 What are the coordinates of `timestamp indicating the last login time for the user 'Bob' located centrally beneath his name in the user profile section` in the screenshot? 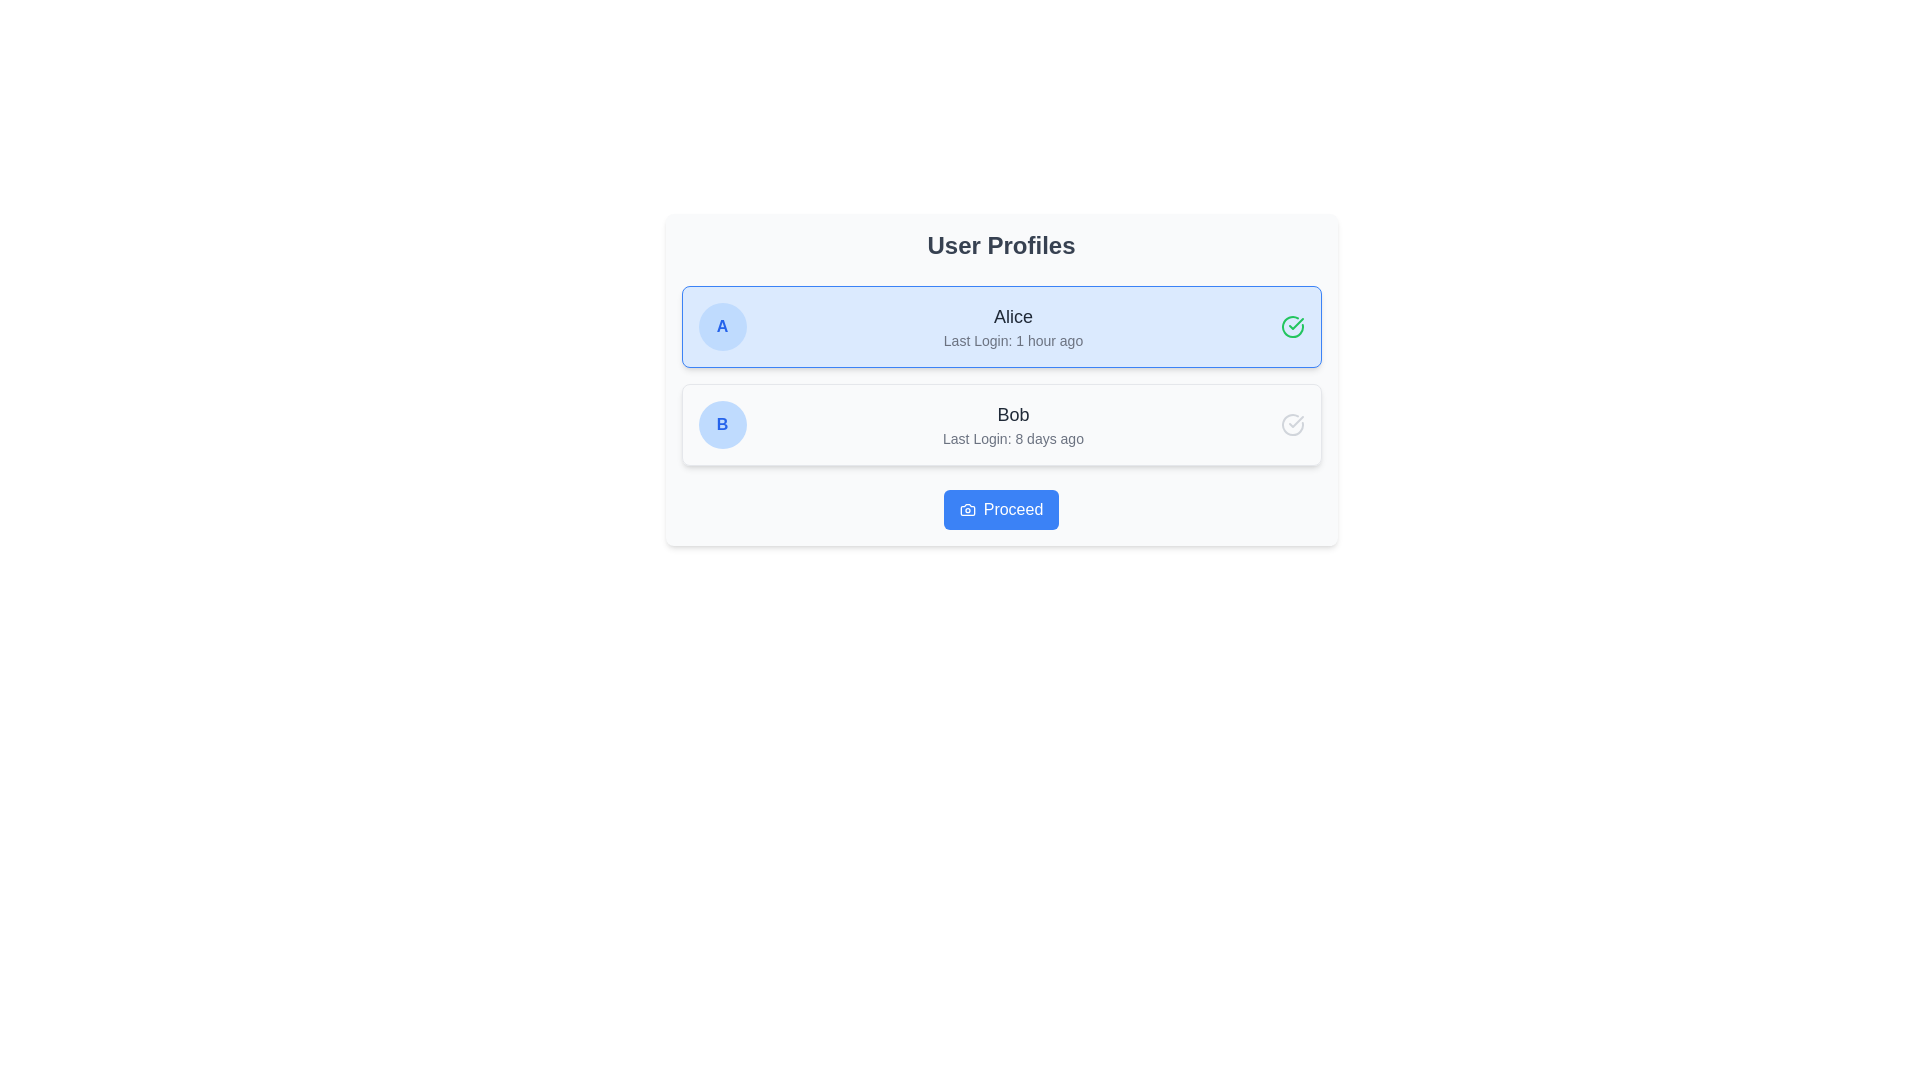 It's located at (1013, 438).